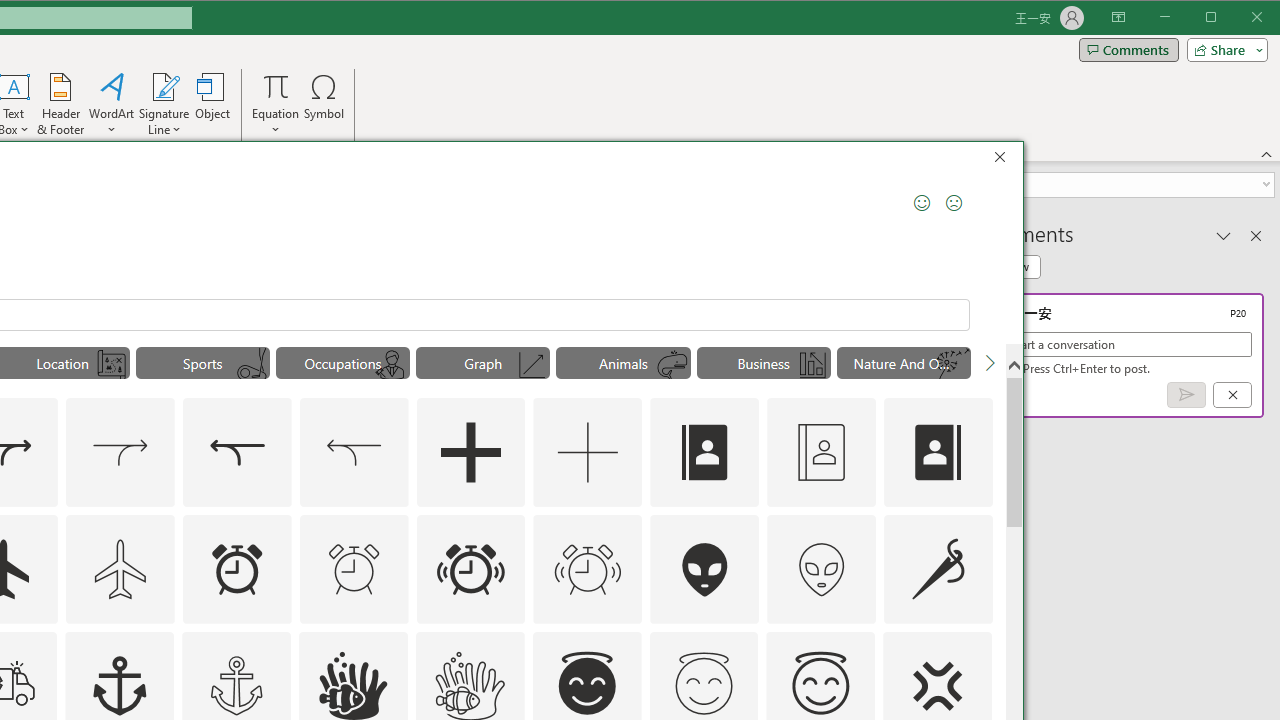  I want to click on 'AutomationID: Icons_Add_M', so click(587, 452).